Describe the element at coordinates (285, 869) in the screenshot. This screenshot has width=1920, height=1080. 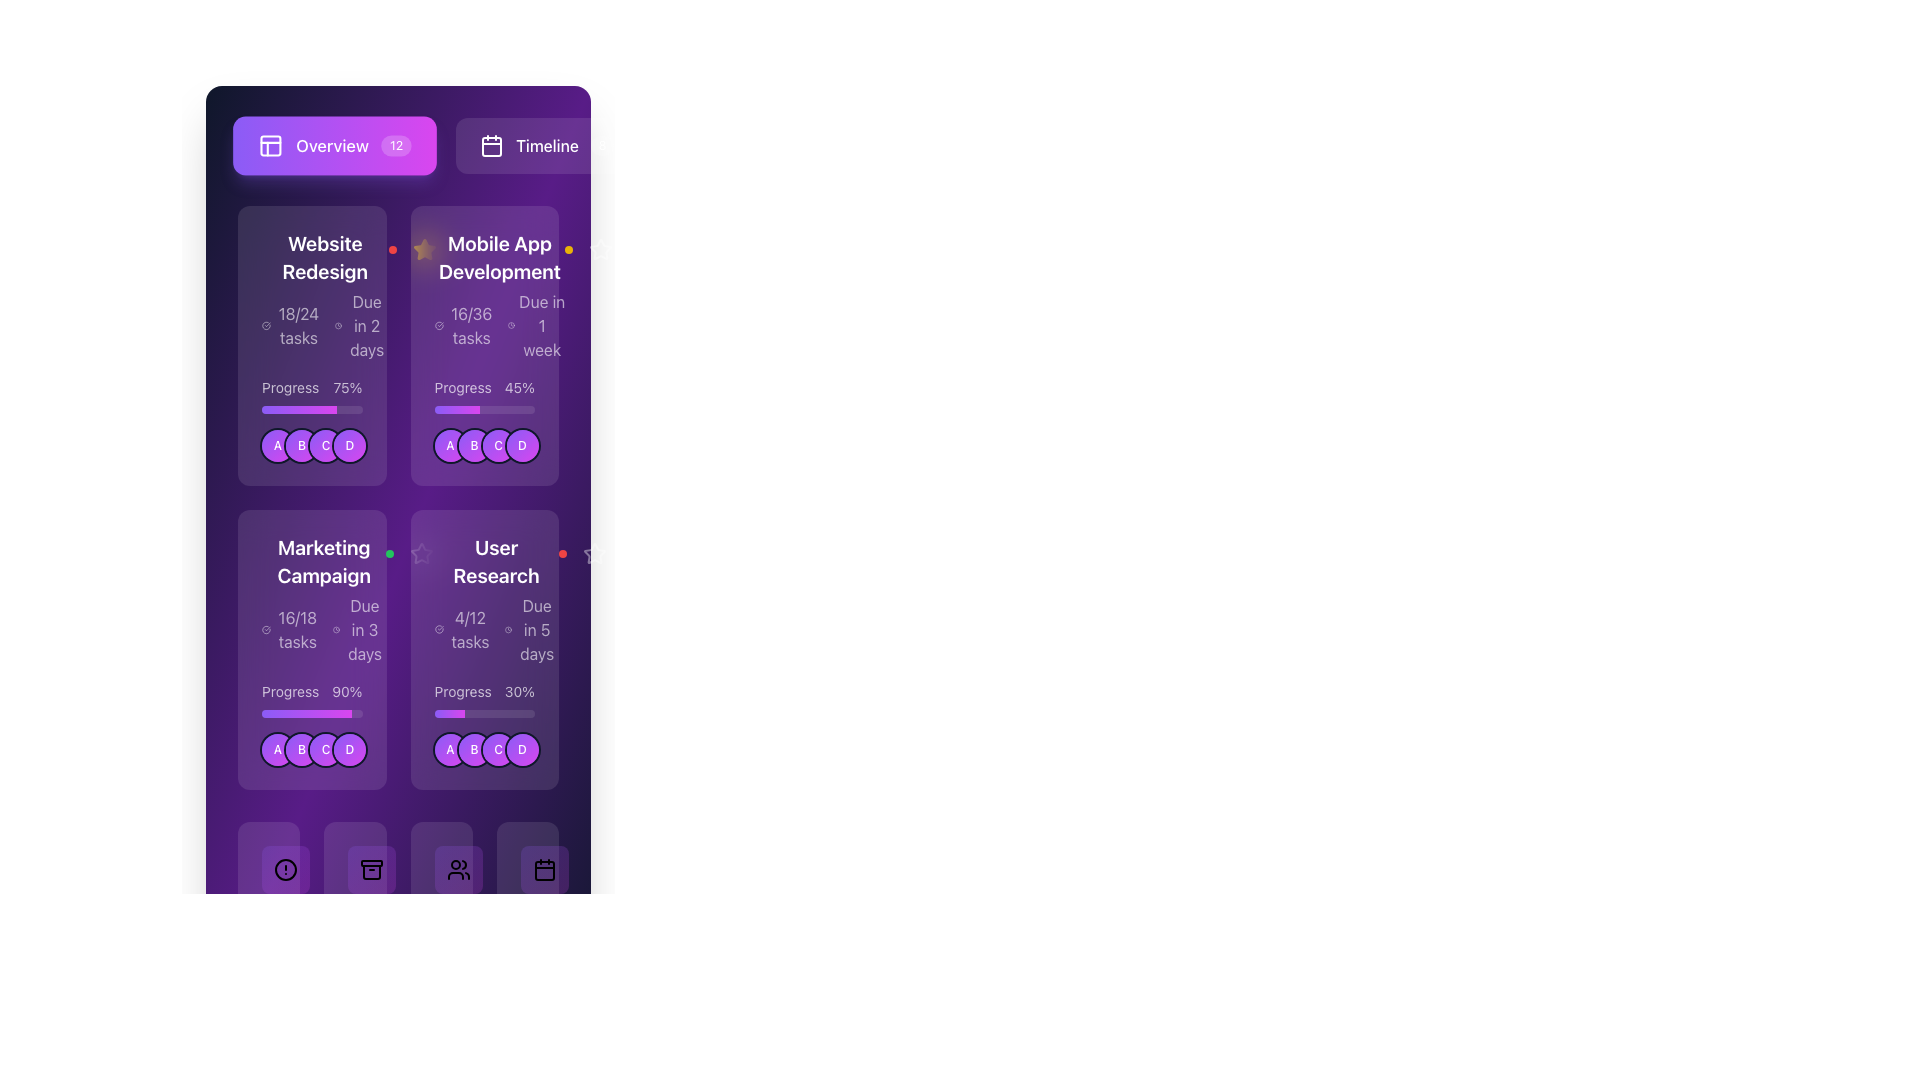
I see `the circular alert icon located in the bottom navigation bar at the far left, which indicates a warning or important status` at that location.